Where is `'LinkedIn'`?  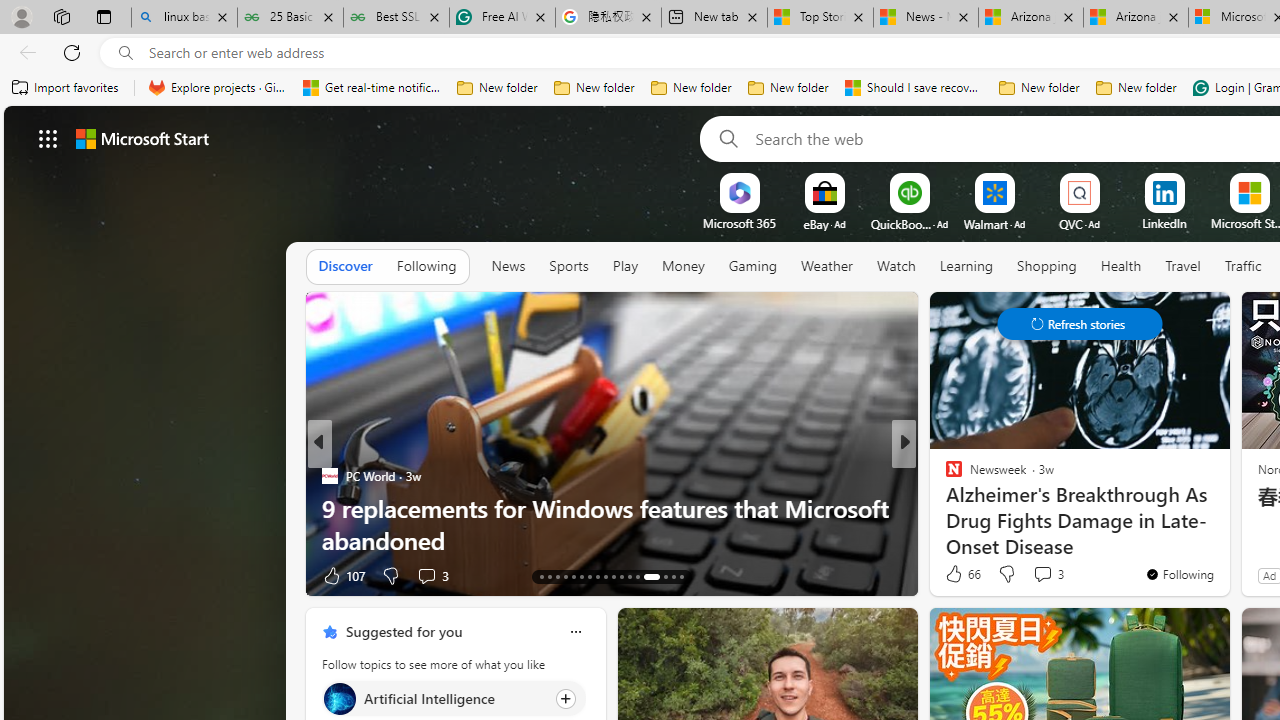 'LinkedIn' is located at coordinates (1164, 223).